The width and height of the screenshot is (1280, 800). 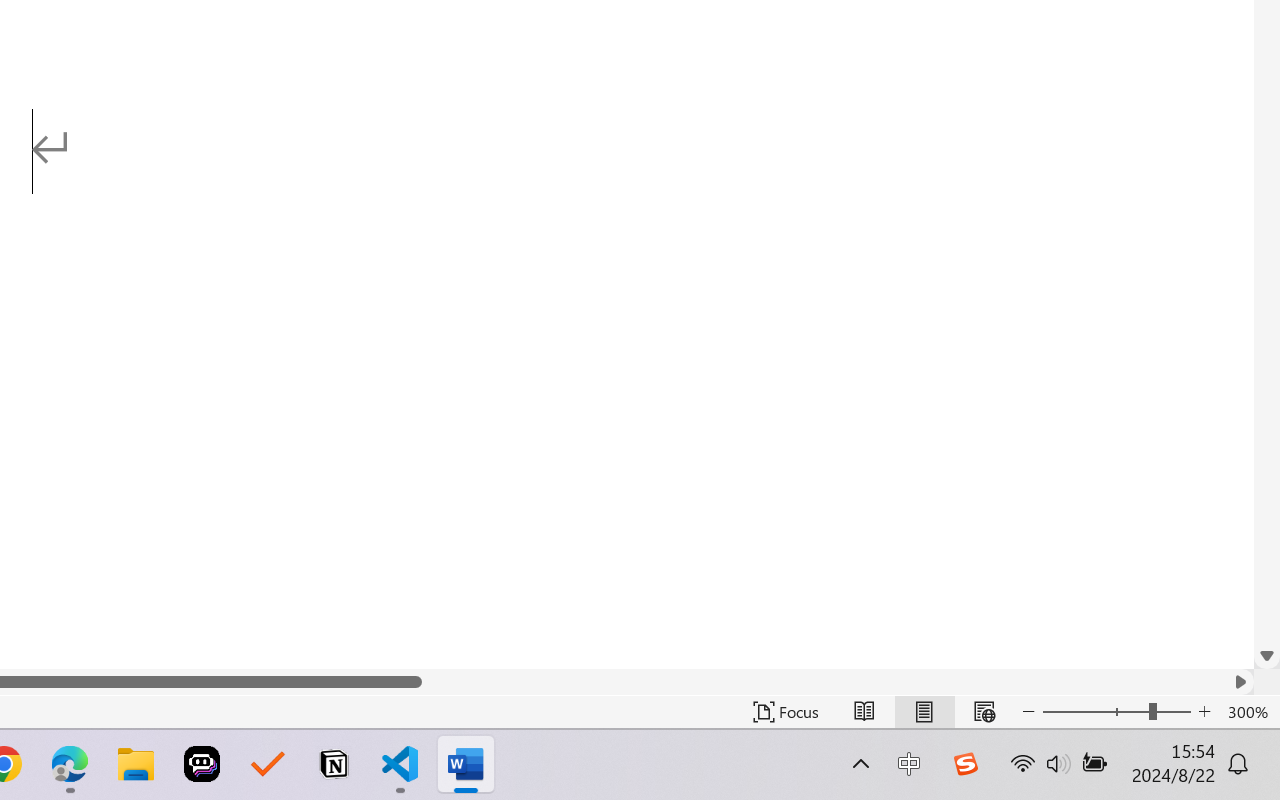 What do you see at coordinates (1094, 711) in the screenshot?
I see `'Zoom Out'` at bounding box center [1094, 711].